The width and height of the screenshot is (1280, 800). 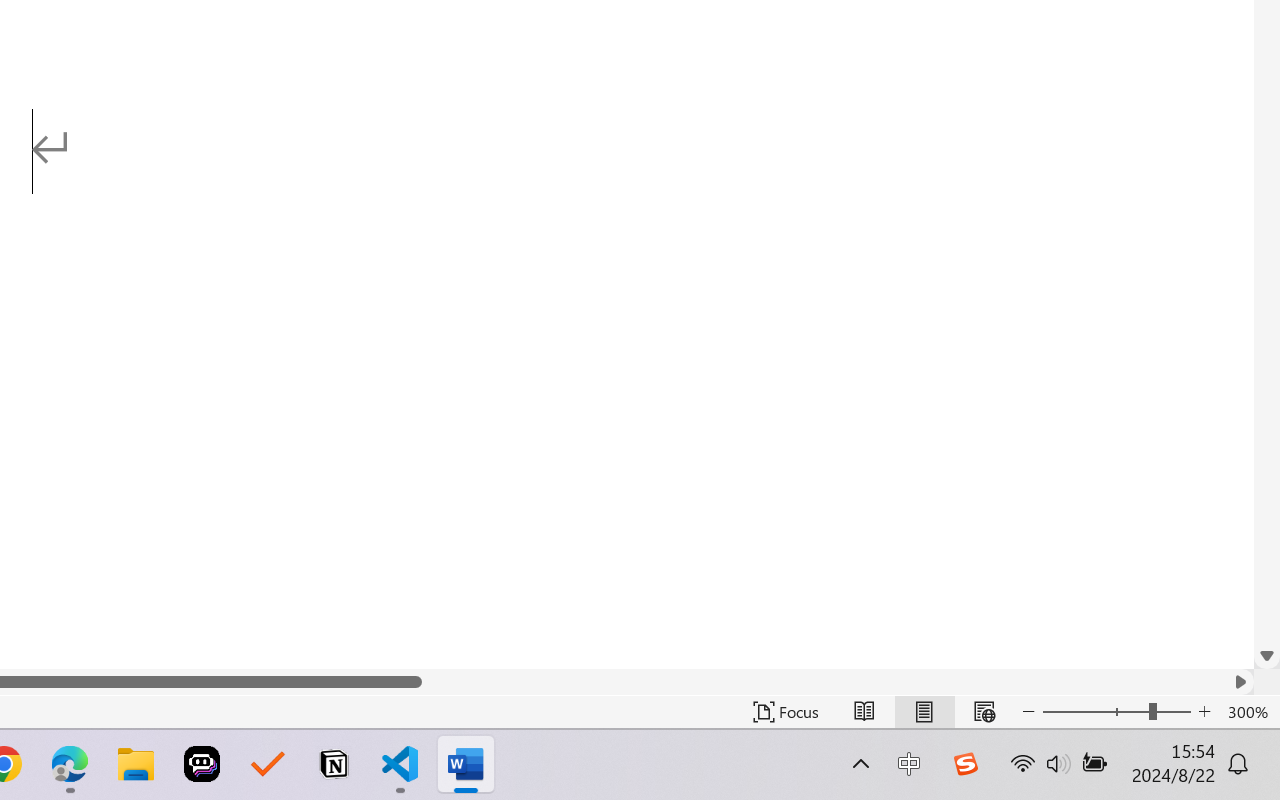 What do you see at coordinates (1094, 711) in the screenshot?
I see `'Zoom Out'` at bounding box center [1094, 711].